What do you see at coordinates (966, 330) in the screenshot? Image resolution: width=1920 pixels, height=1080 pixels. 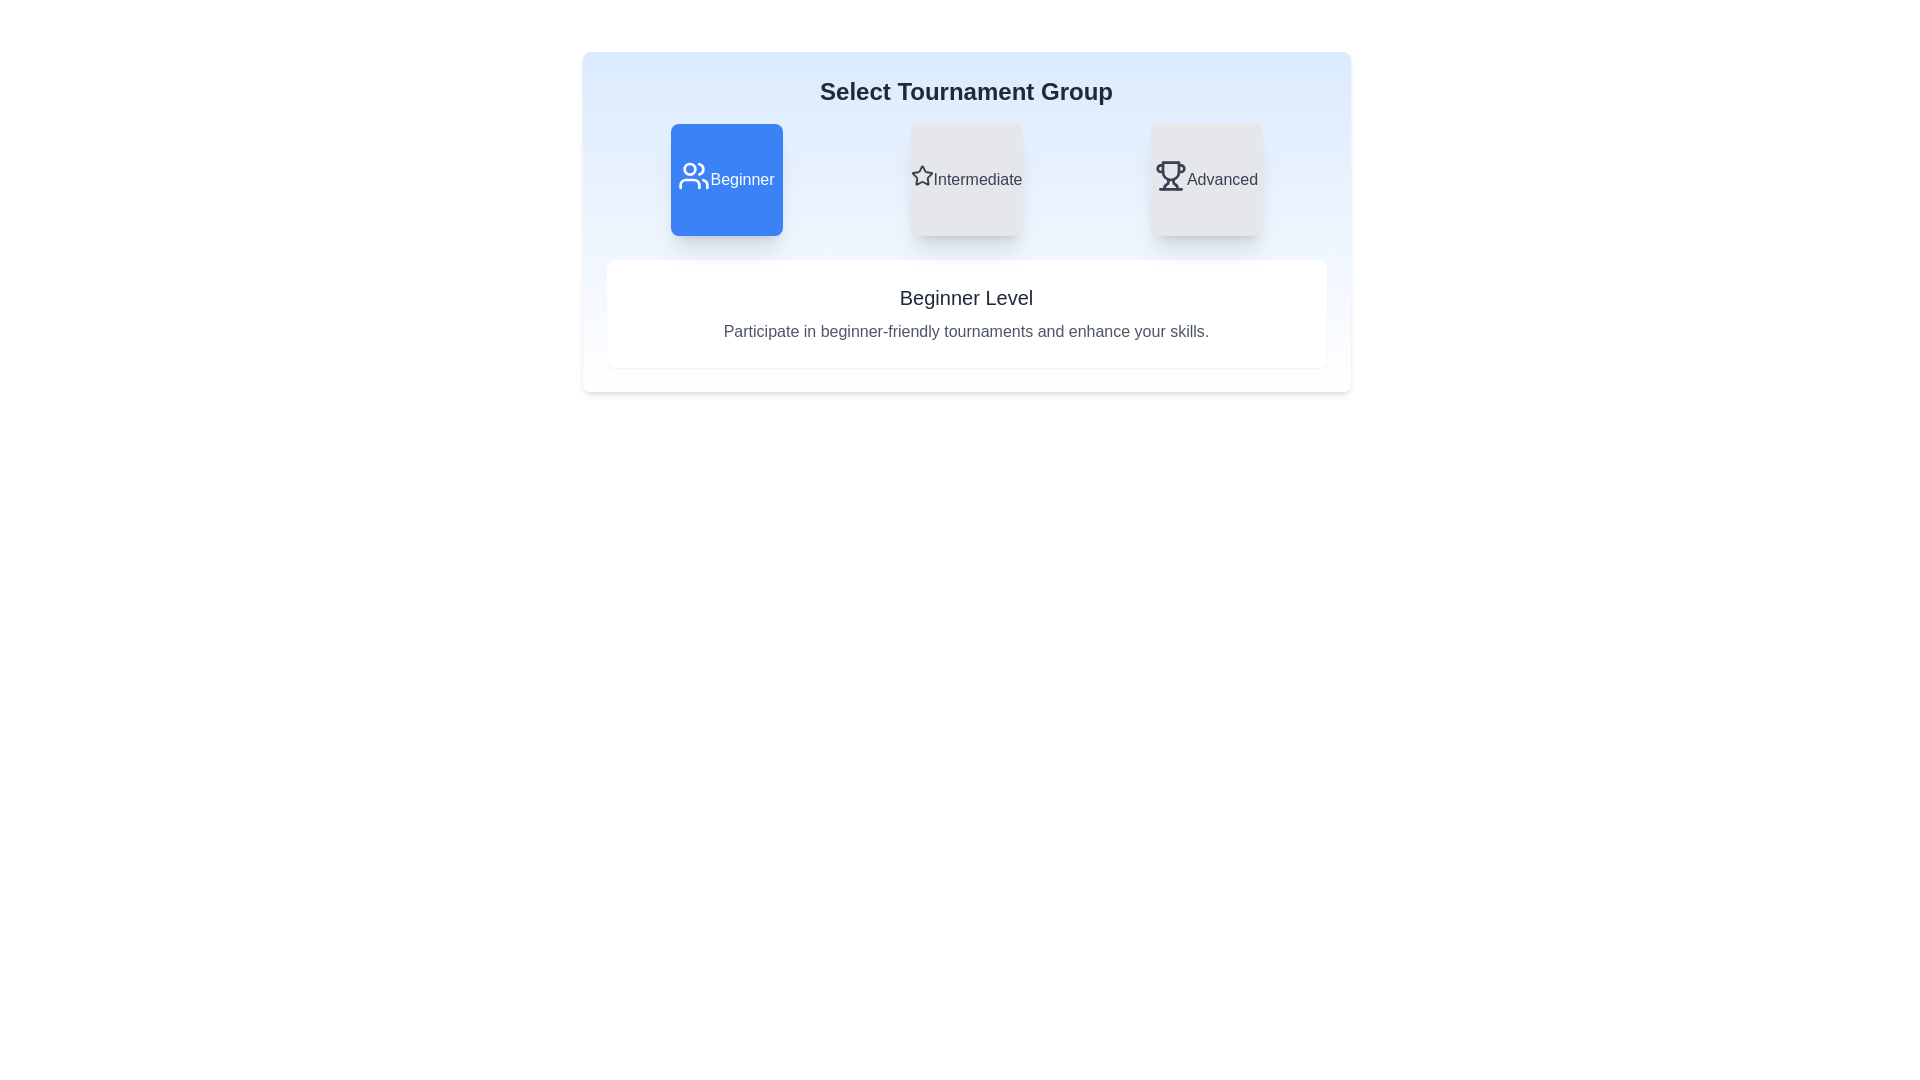 I see `the text display that provides additional descriptive information for the 'Beginner Level' section, located directly below the 'Beginner Level' title` at bounding box center [966, 330].